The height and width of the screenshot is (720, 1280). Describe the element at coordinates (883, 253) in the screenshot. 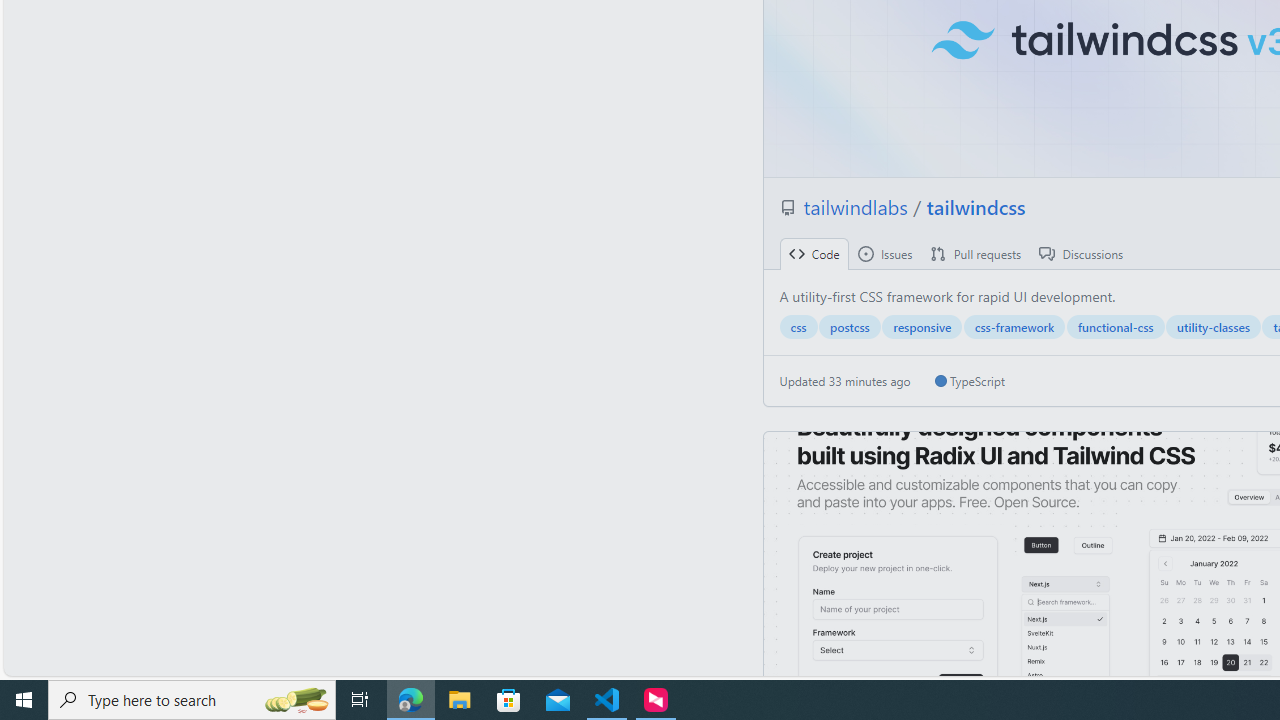

I see `' Issues'` at that location.